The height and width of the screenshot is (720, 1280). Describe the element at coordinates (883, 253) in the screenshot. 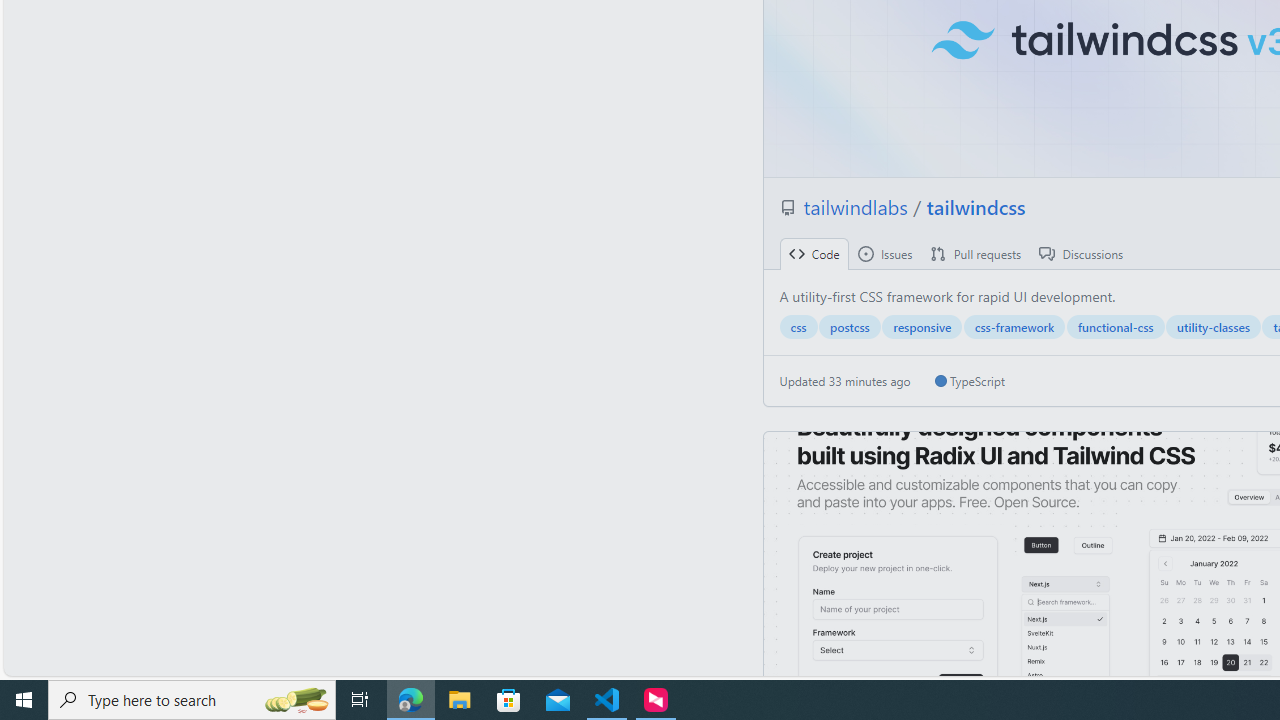

I see `' Issues'` at that location.